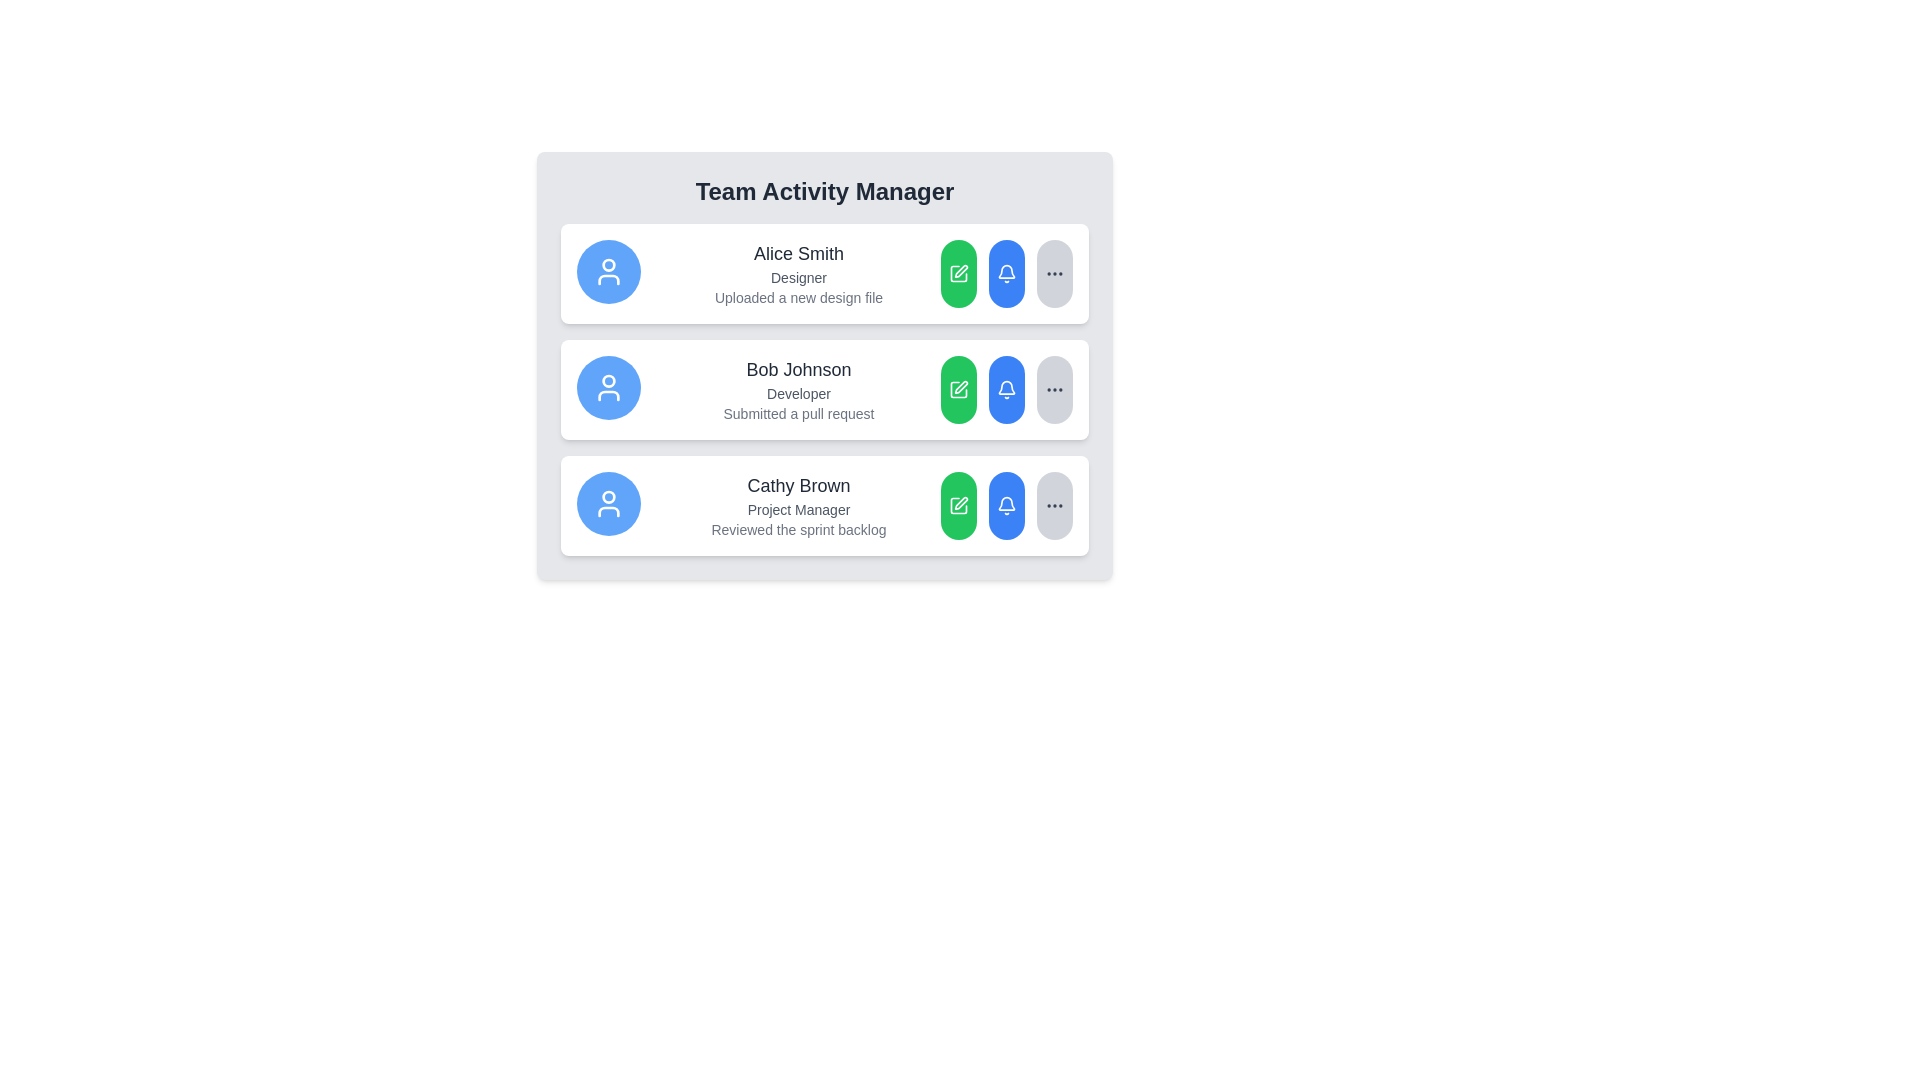  Describe the element at coordinates (1007, 273) in the screenshot. I see `the circular button with a bell icon and blue background, located between the green pencil button and the gray ellipses button, to observe its visual changes` at that location.